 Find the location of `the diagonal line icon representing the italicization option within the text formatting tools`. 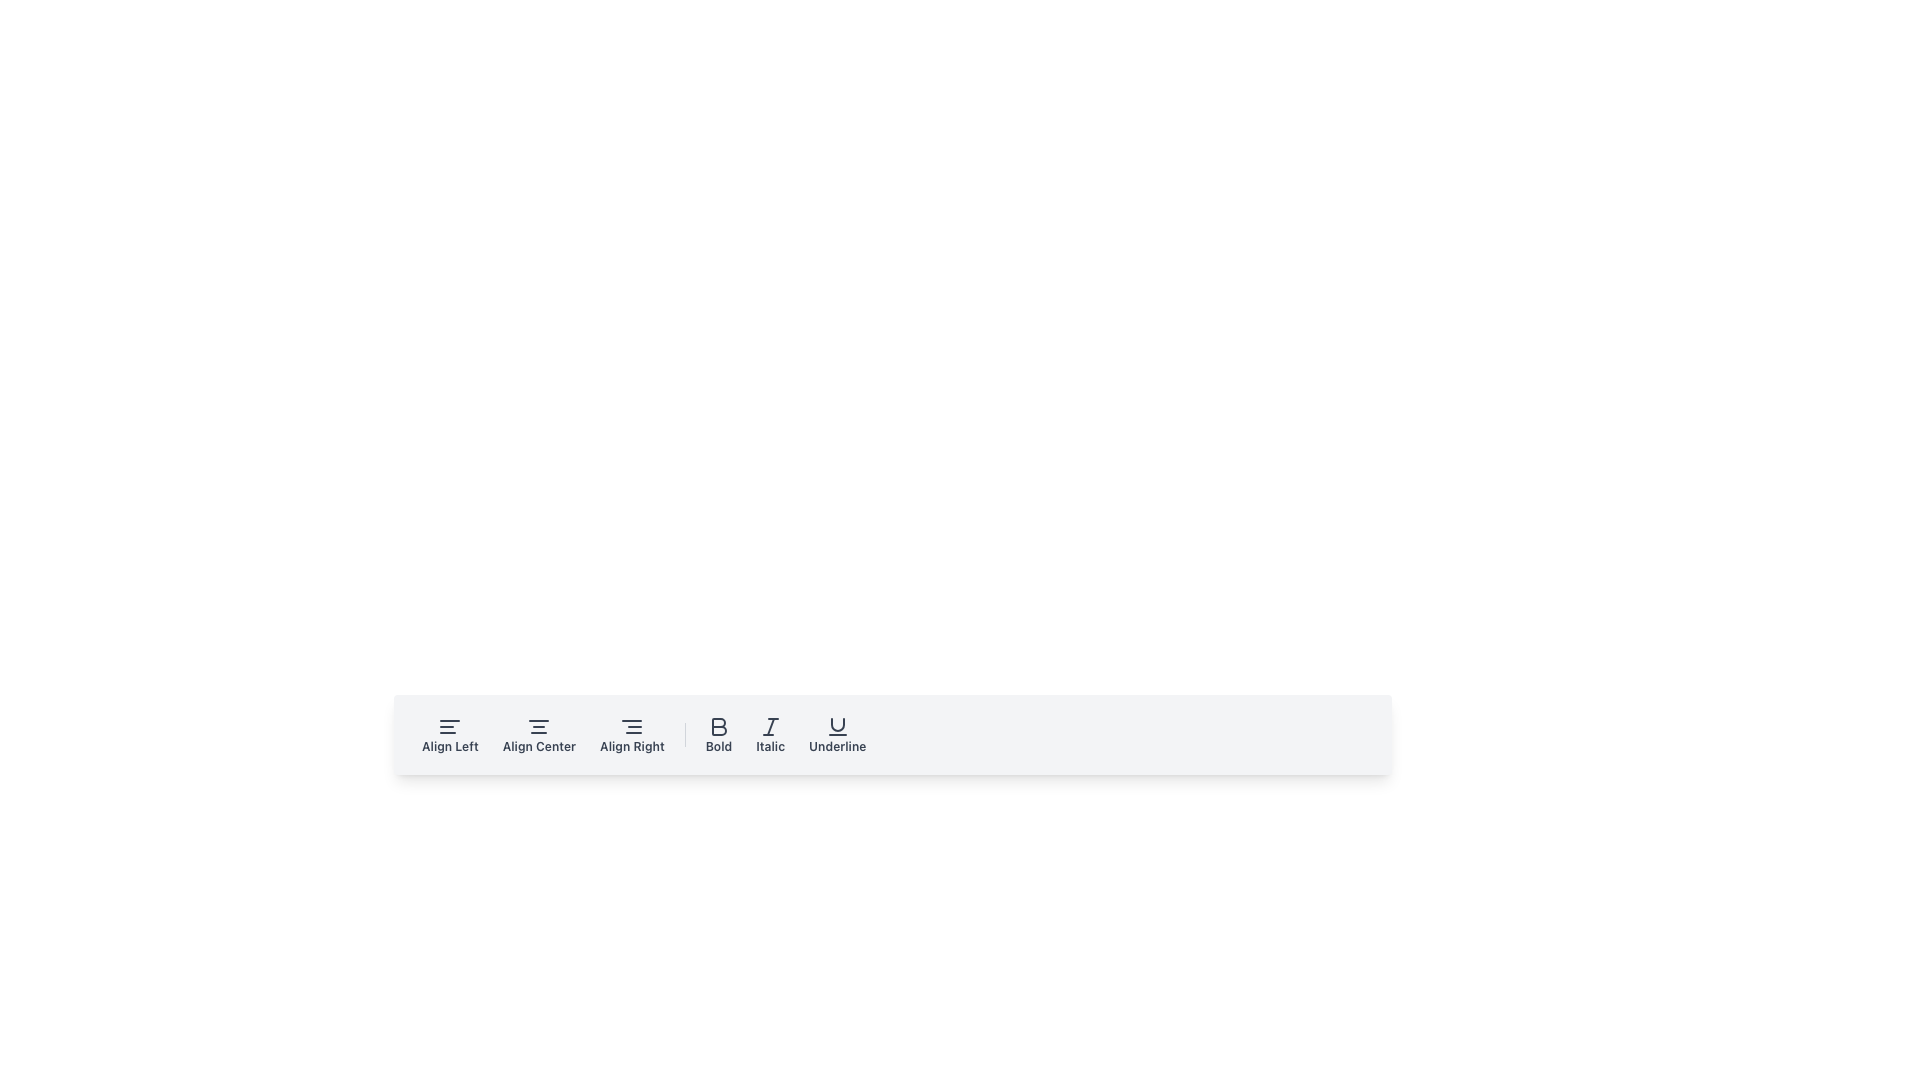

the diagonal line icon representing the italicization option within the text formatting tools is located at coordinates (769, 726).